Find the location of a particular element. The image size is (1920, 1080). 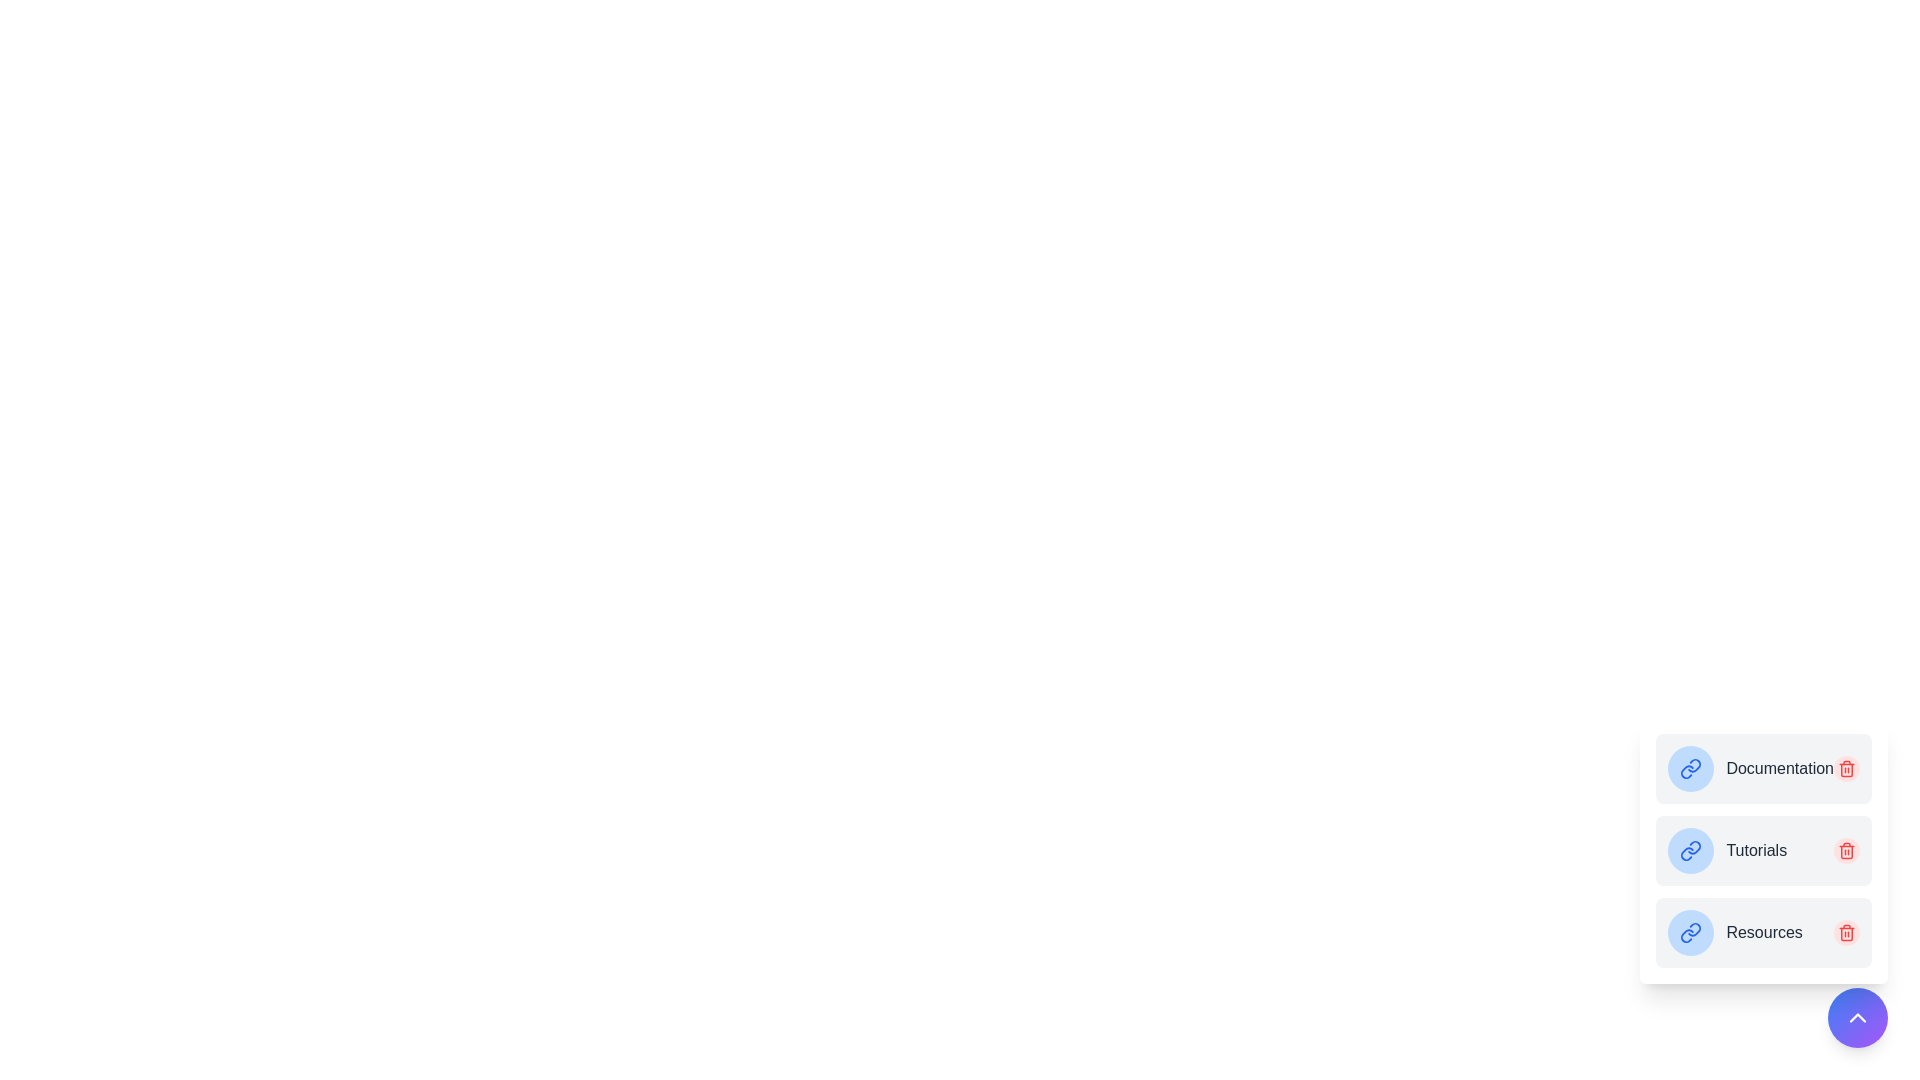

the menu item Resources is located at coordinates (1764, 933).